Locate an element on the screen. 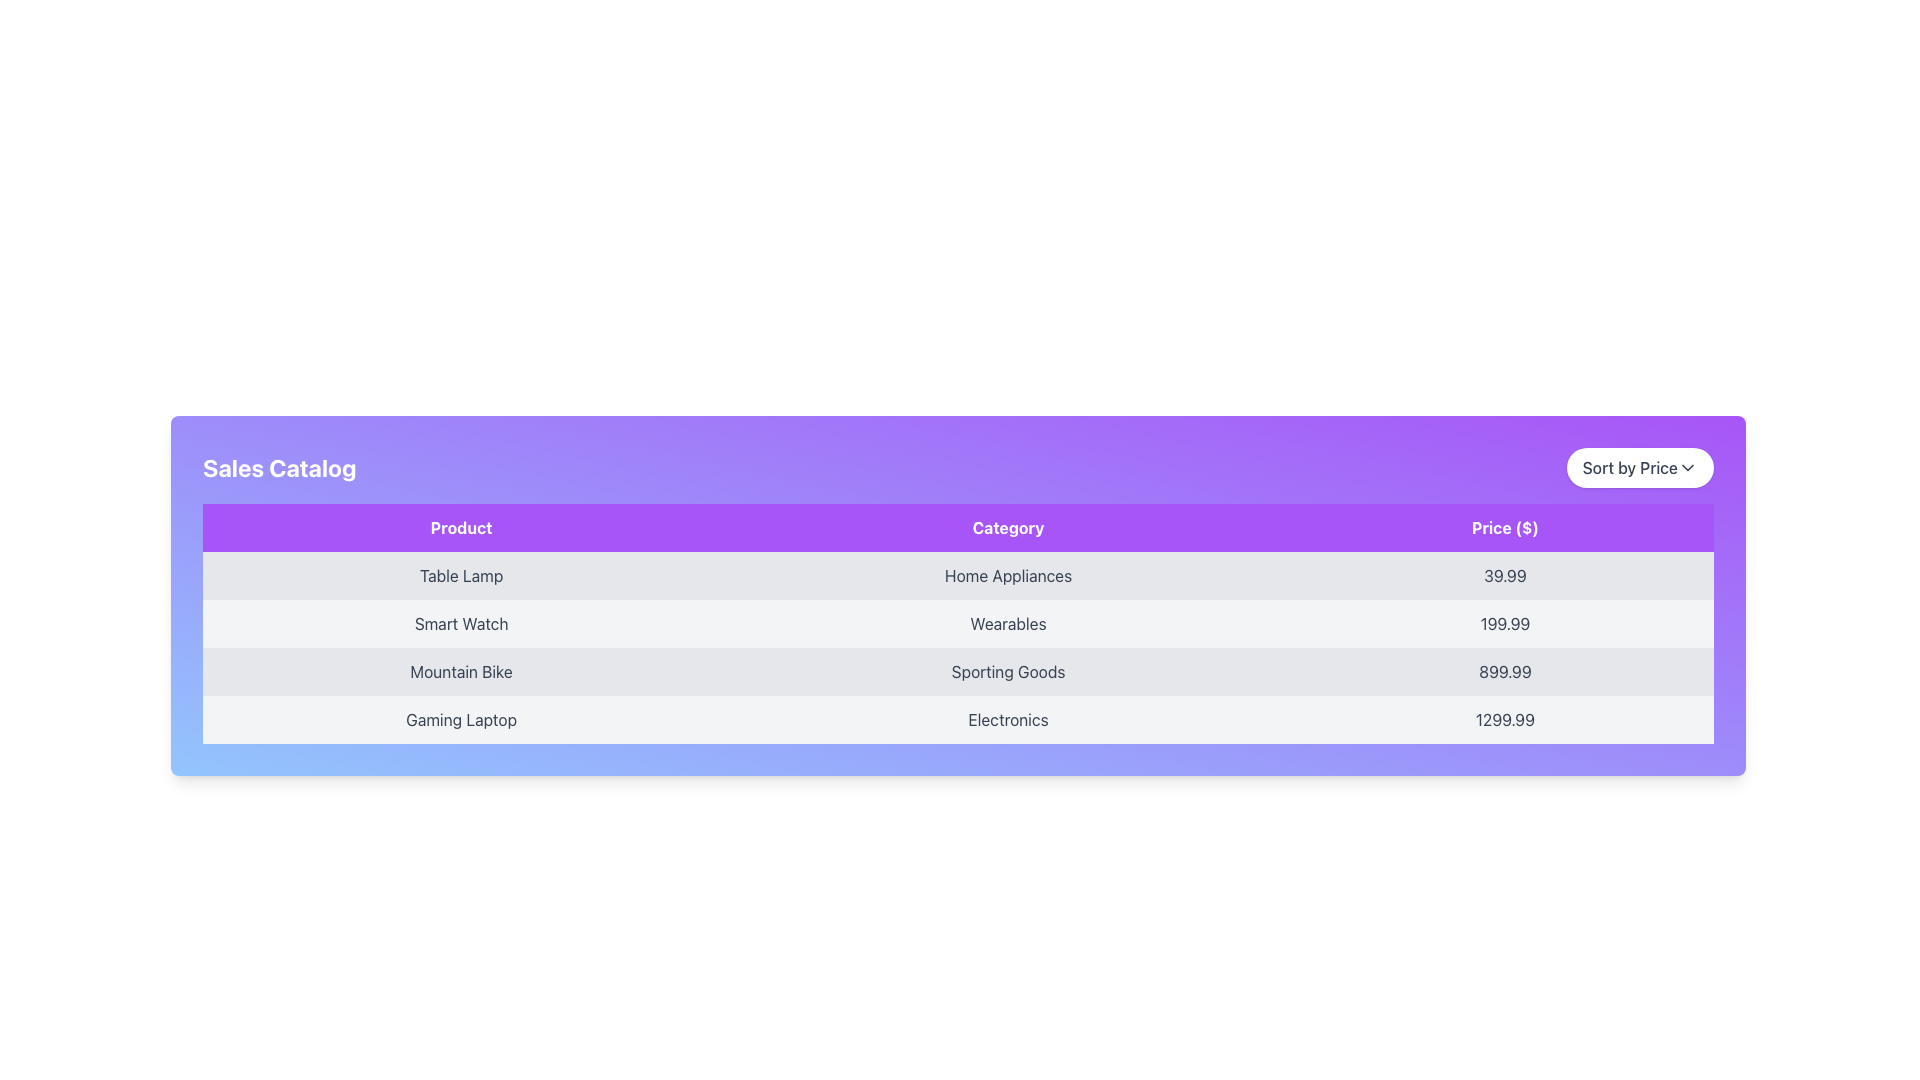 The width and height of the screenshot is (1920, 1080). the downward-facing chevron icon located to the right of the 'Sort by Price' text is located at coordinates (1687, 467).